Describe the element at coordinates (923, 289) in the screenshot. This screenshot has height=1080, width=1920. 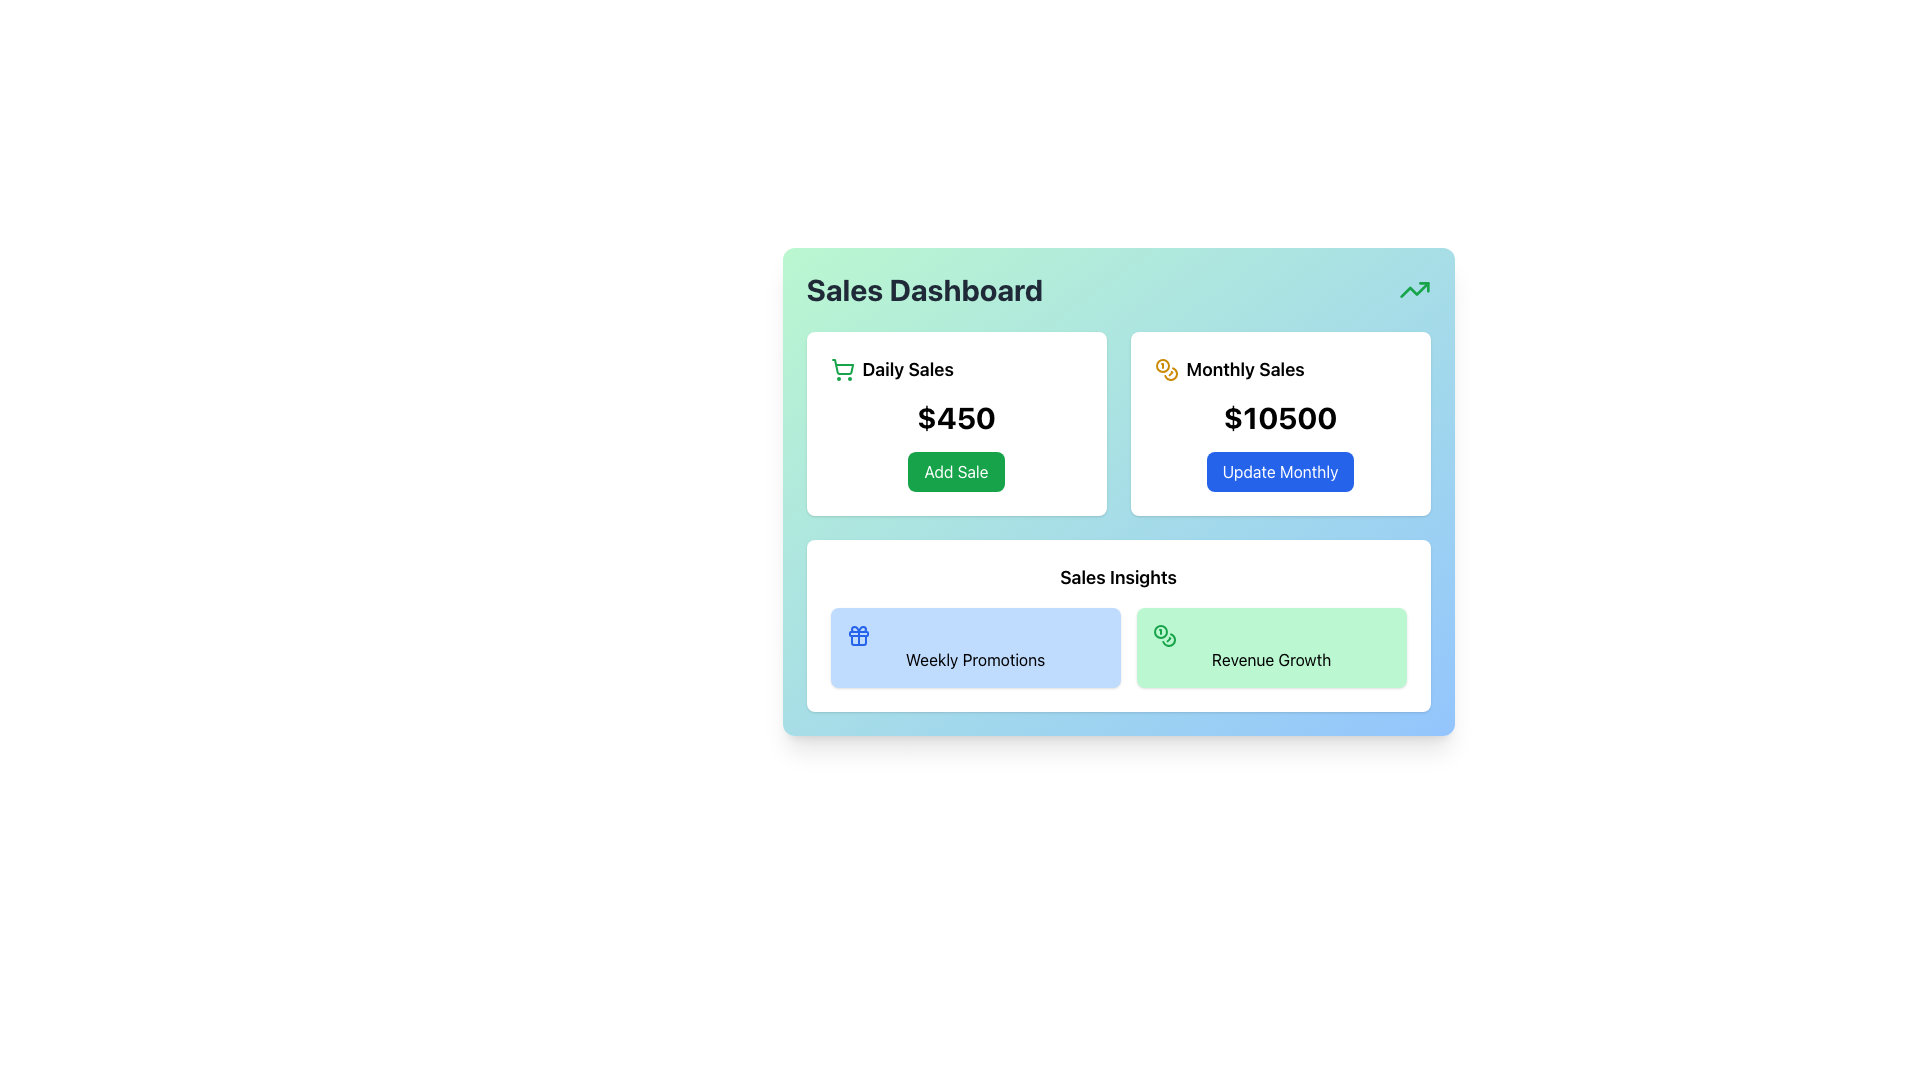
I see `the main header text label indicating 'Sales Dashboard', which is positioned at the upper left of the interface` at that location.